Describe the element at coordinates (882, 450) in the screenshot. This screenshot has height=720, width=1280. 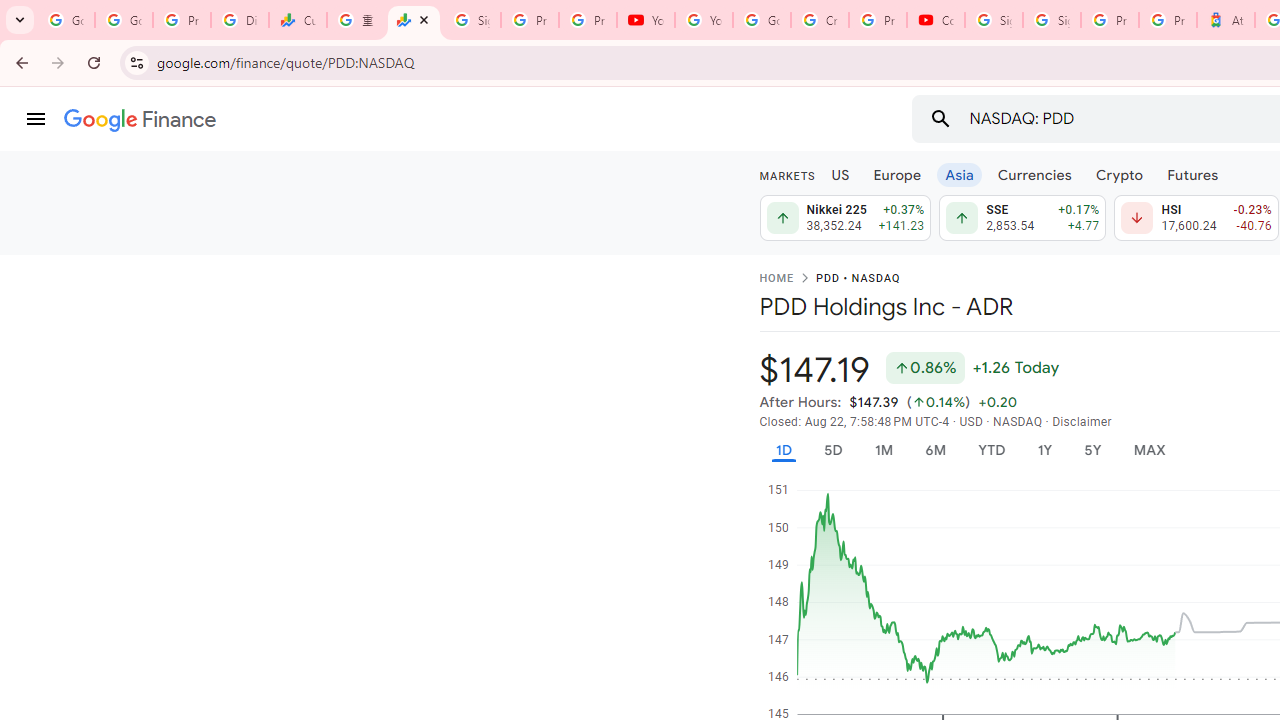
I see `'1M'` at that location.